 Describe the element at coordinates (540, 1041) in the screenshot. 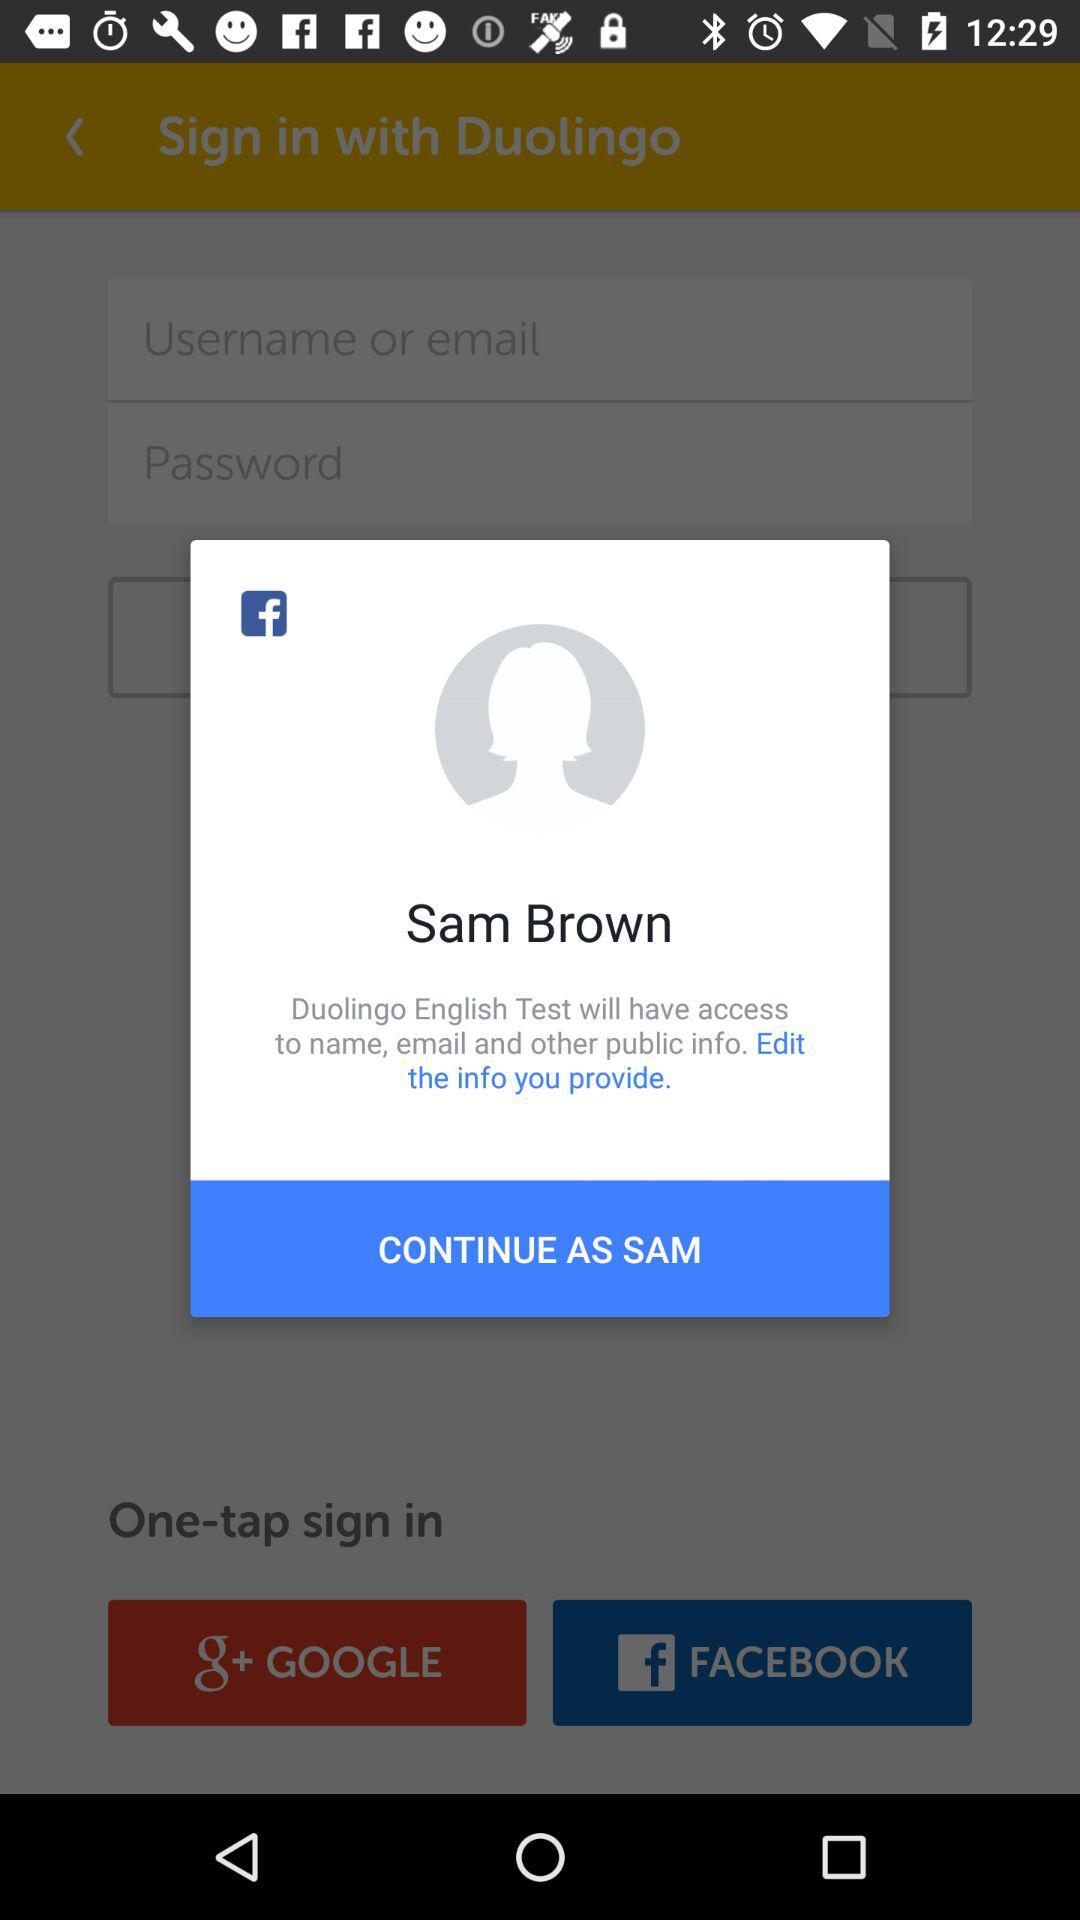

I see `duolingo english test icon` at that location.